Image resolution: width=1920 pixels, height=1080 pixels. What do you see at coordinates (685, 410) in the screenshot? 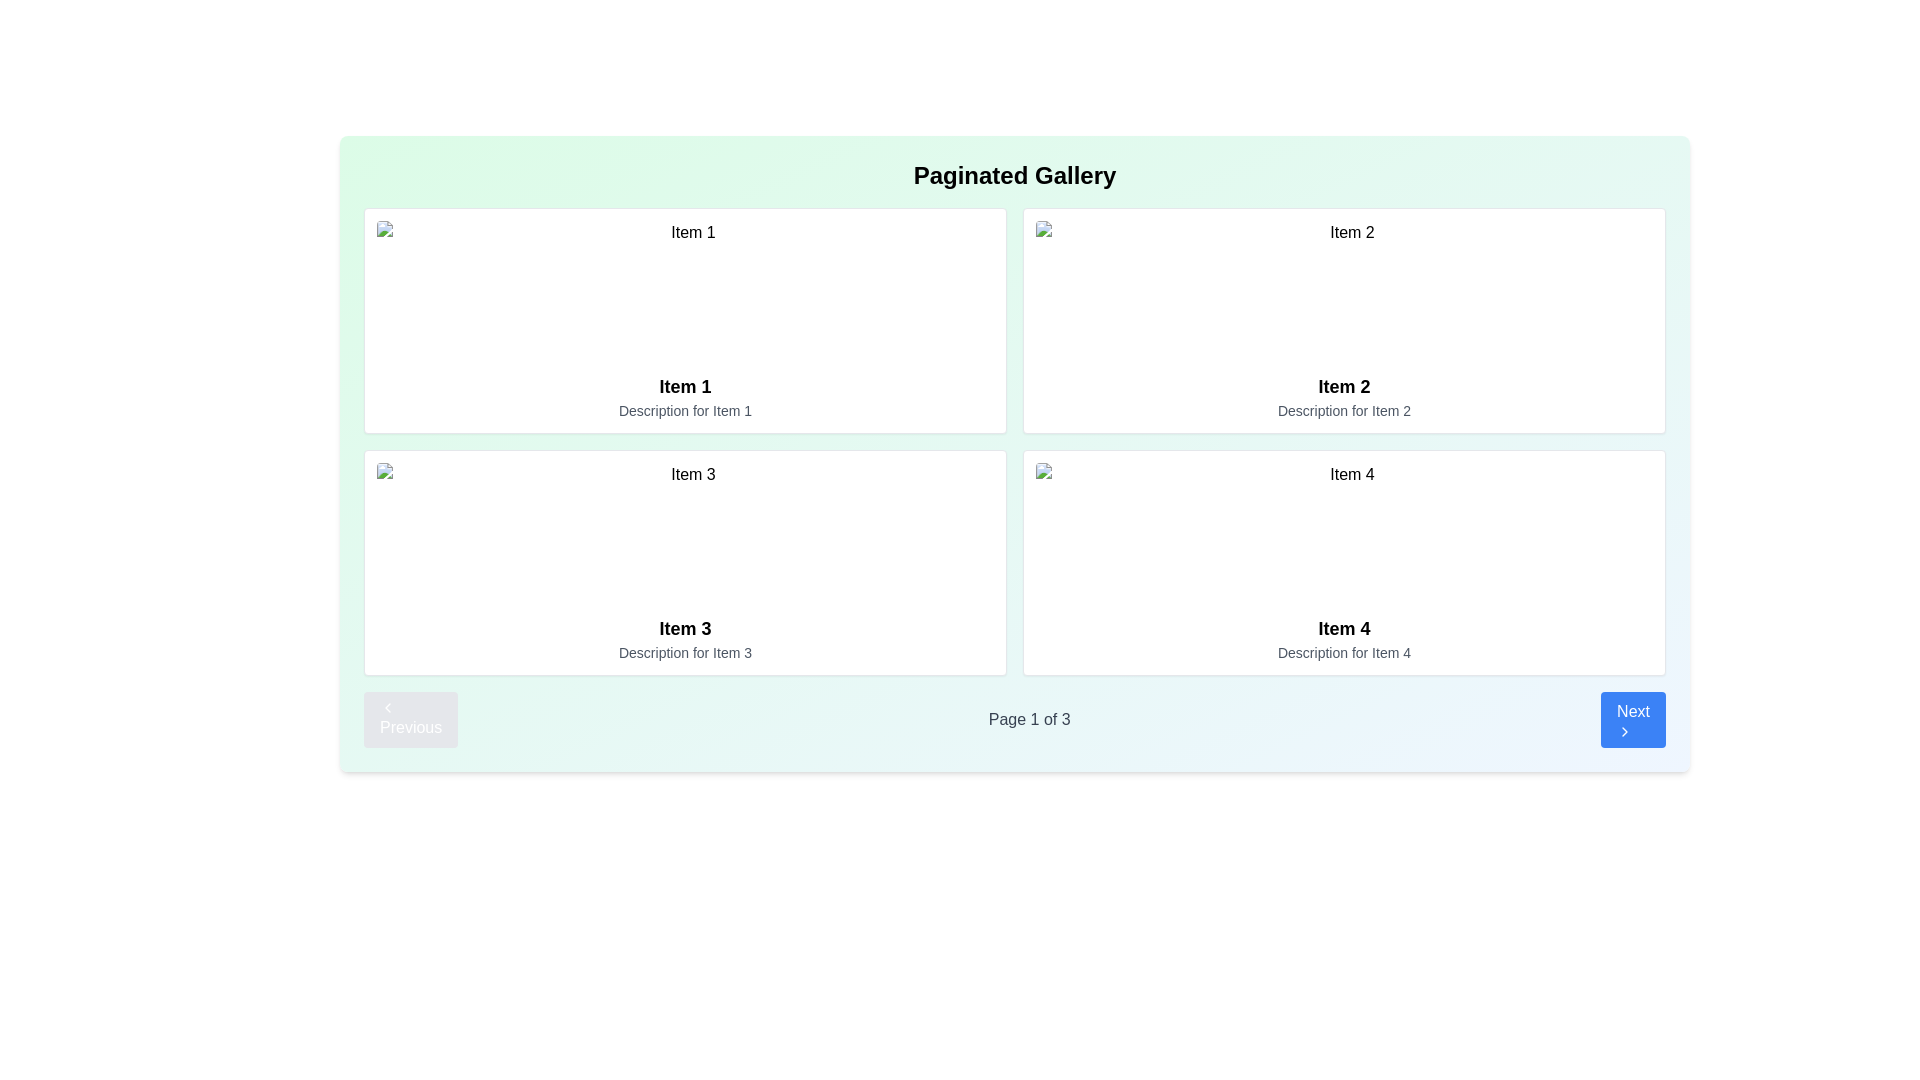
I see `the text label element reading 'Description for Item 1' which is located below the title 'Item 1' in the first card of a grid layout` at bounding box center [685, 410].